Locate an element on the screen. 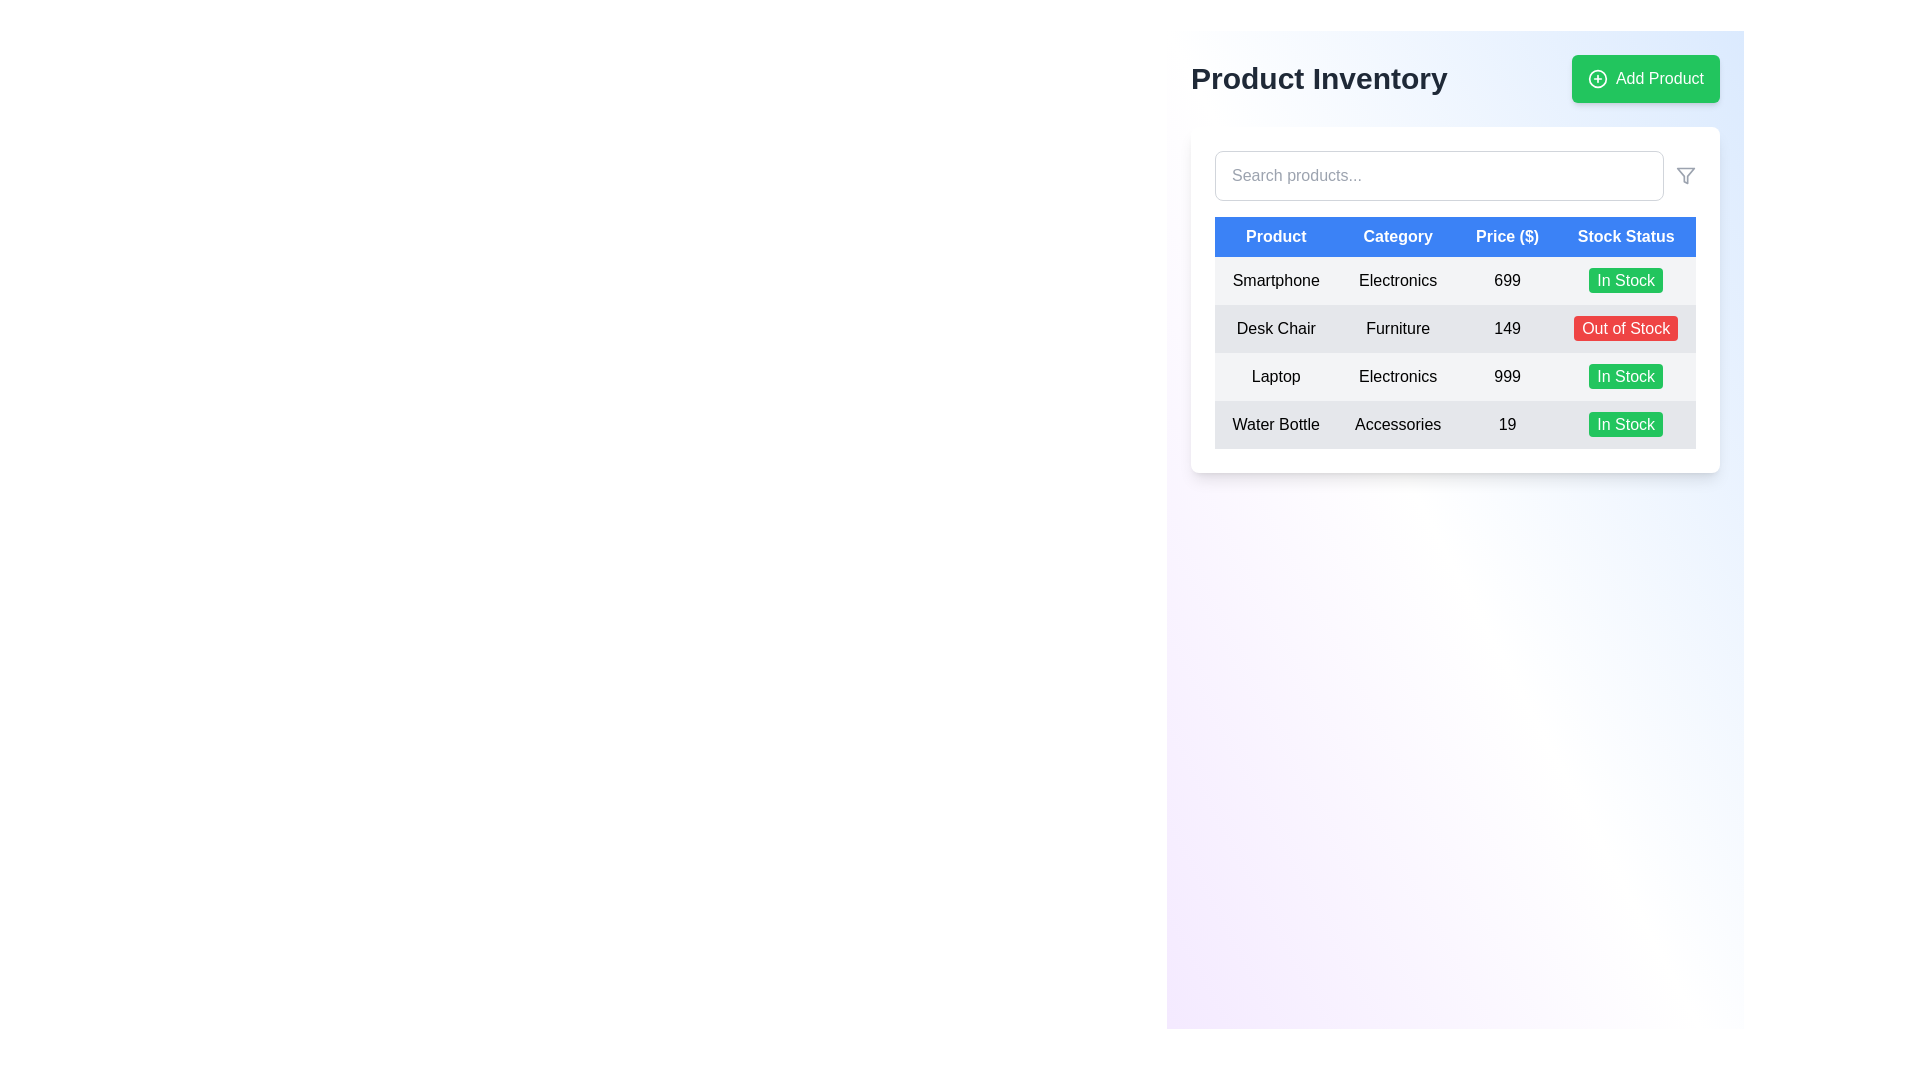  the text label element displaying 'Water Bottle', which is located in the first column of the fourth row in a tabular structure is located at coordinates (1275, 423).